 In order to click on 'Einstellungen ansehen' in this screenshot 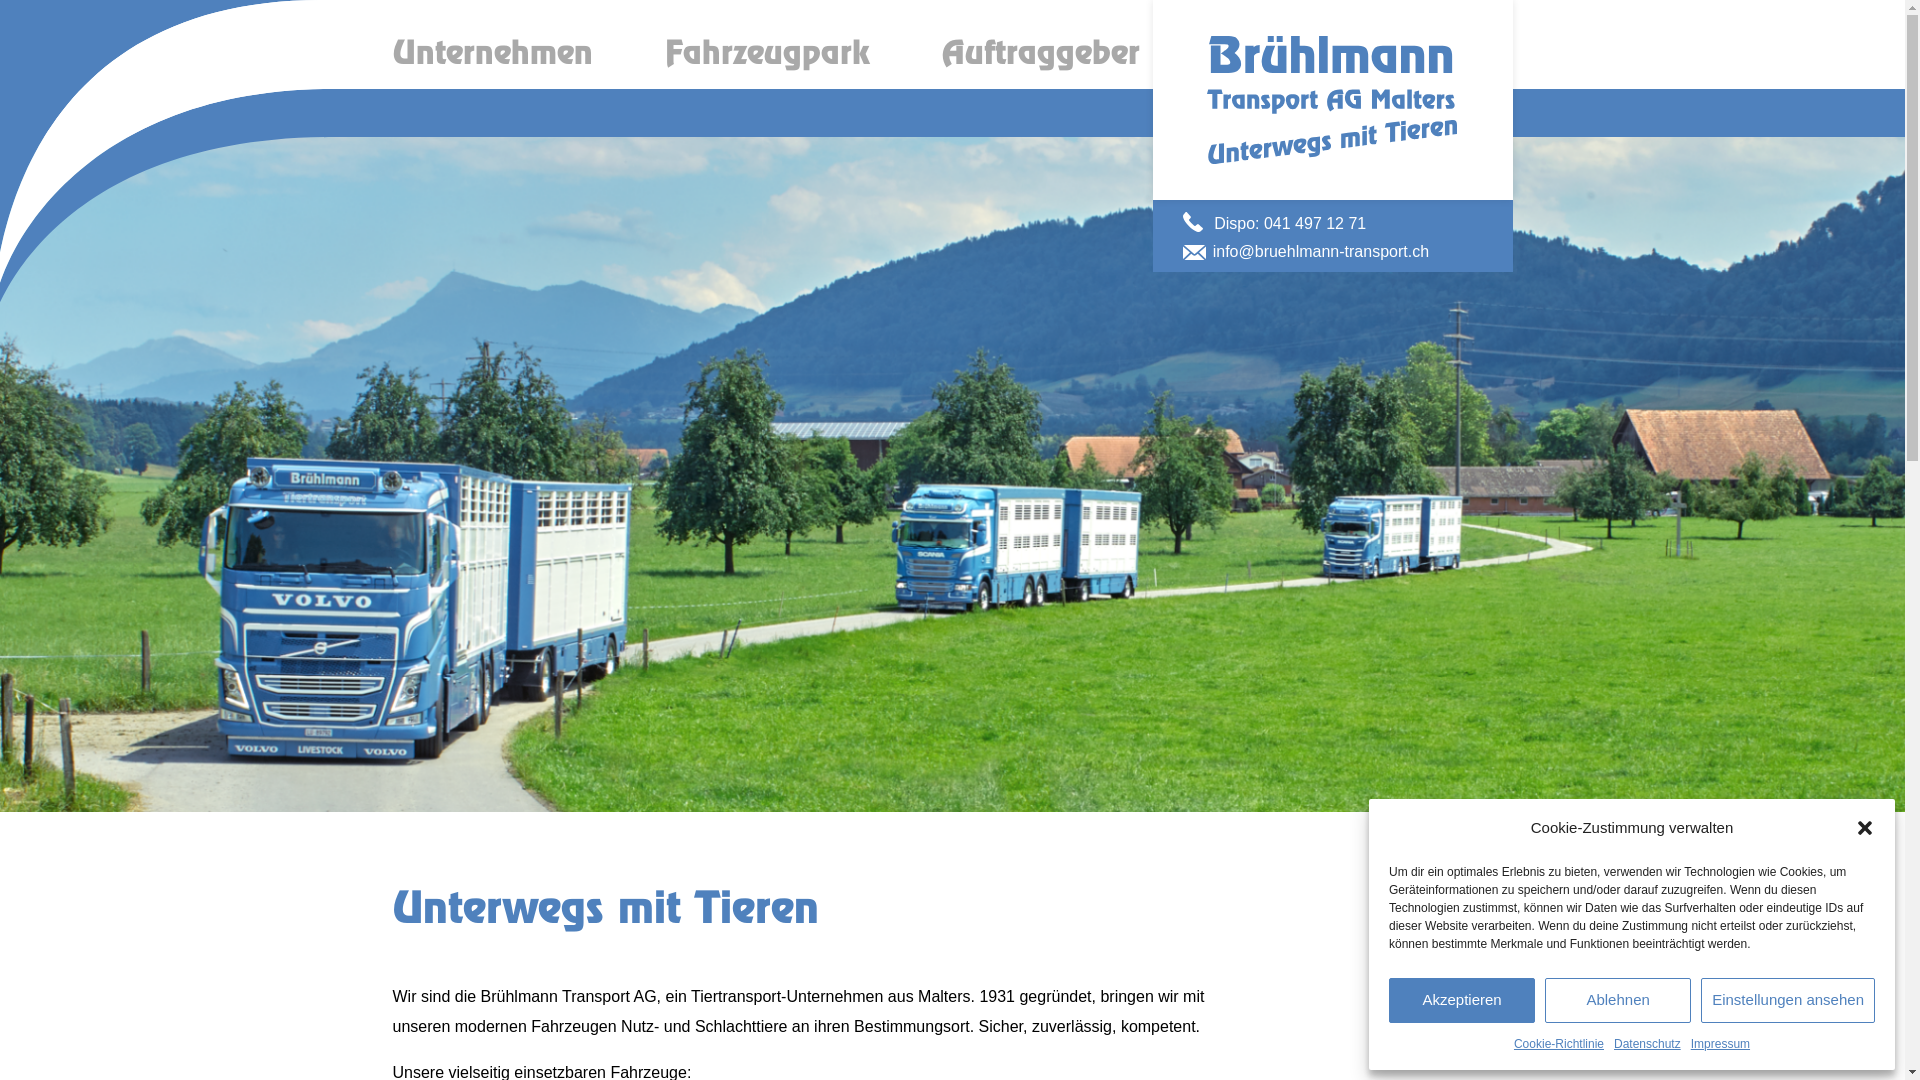, I will do `click(1788, 1000)`.